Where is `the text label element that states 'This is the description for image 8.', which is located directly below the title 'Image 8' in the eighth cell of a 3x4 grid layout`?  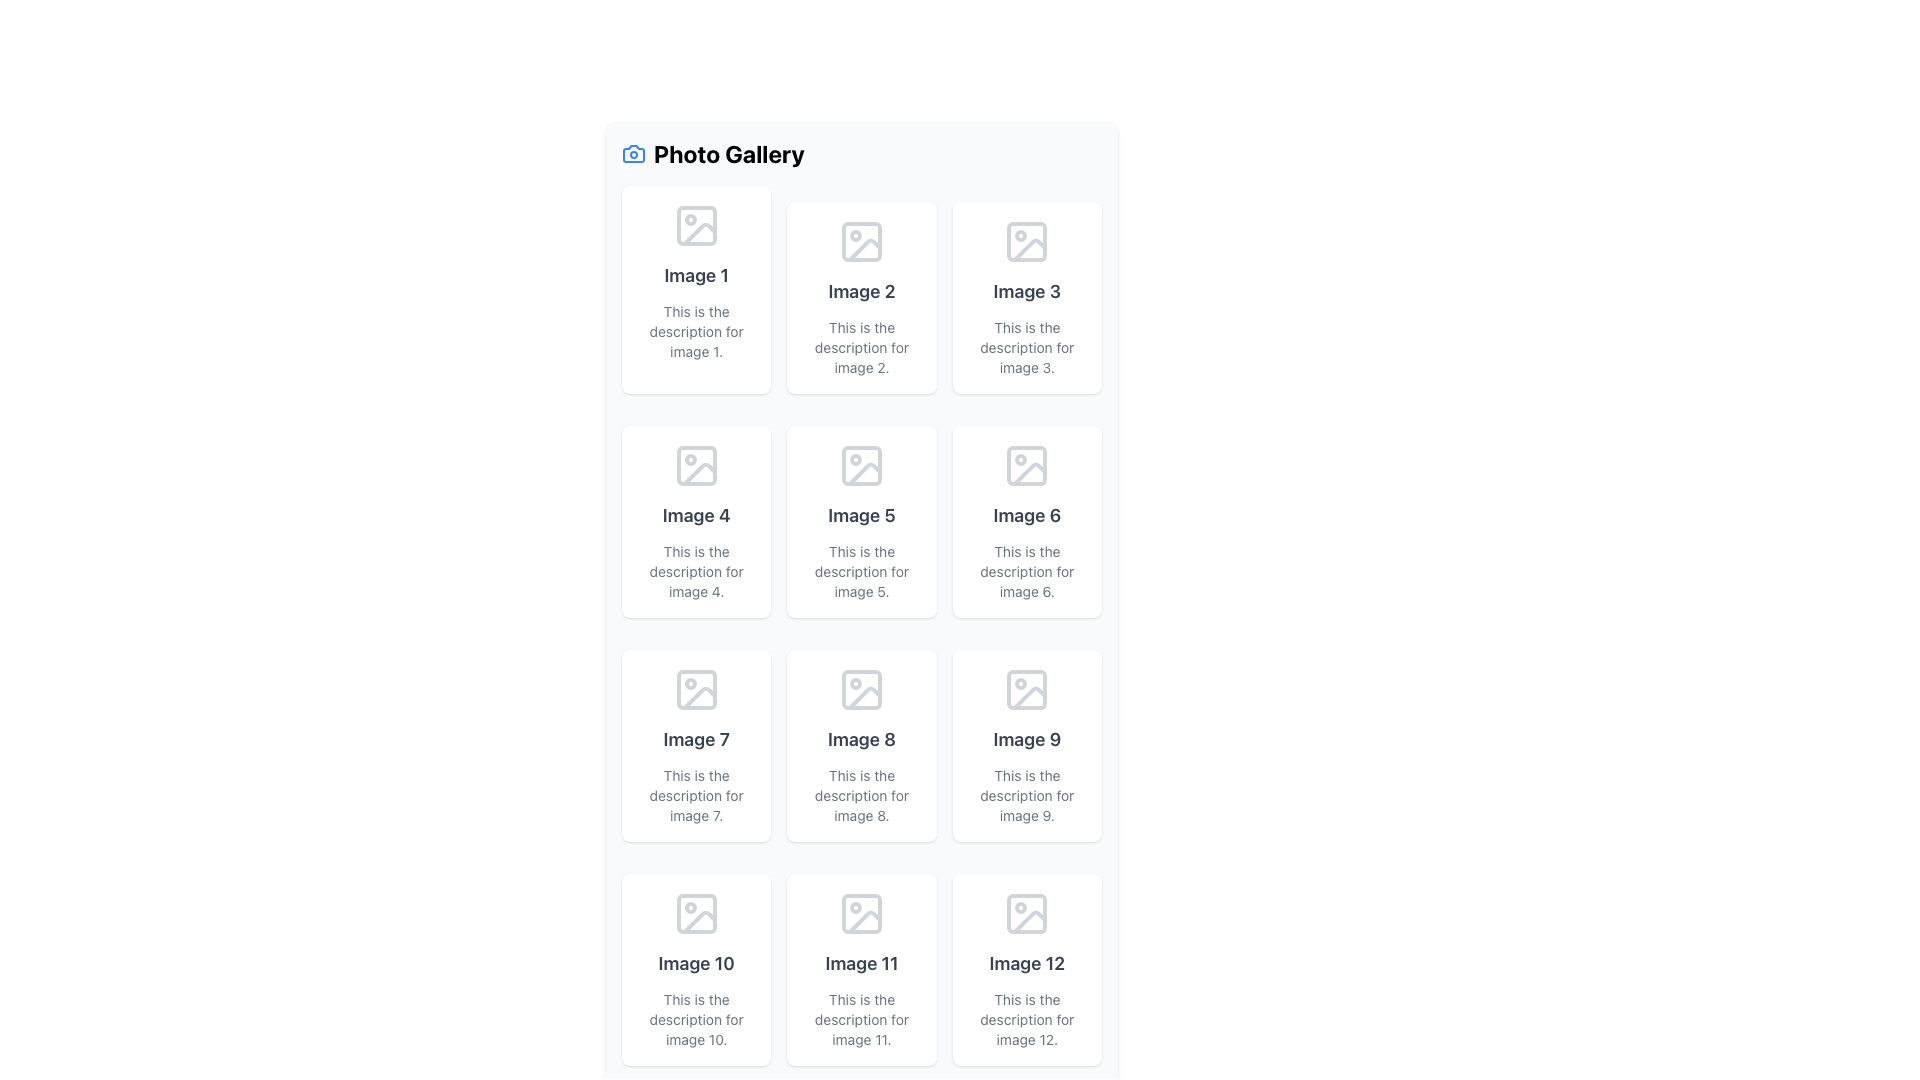
the text label element that states 'This is the description for image 8.', which is located directly below the title 'Image 8' in the eighth cell of a 3x4 grid layout is located at coordinates (862, 794).